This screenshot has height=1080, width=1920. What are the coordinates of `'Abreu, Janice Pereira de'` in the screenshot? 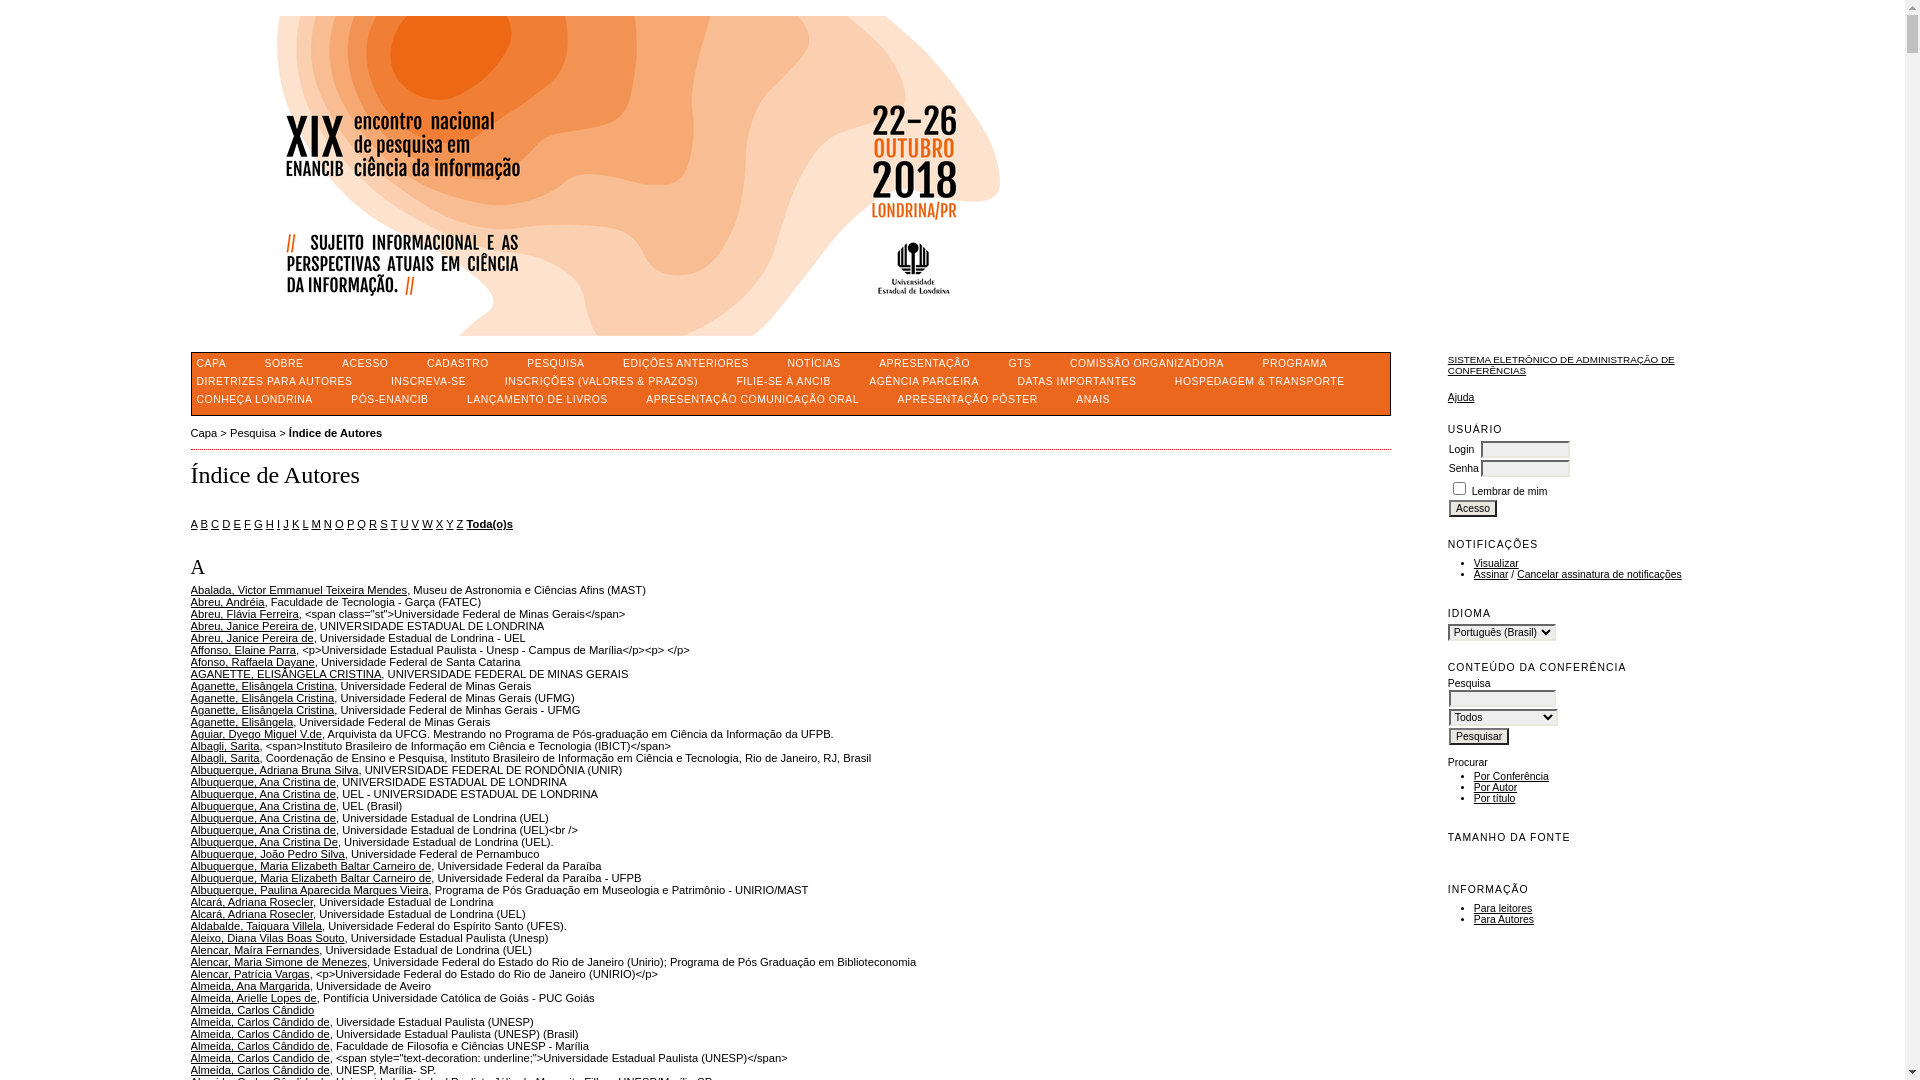 It's located at (250, 624).